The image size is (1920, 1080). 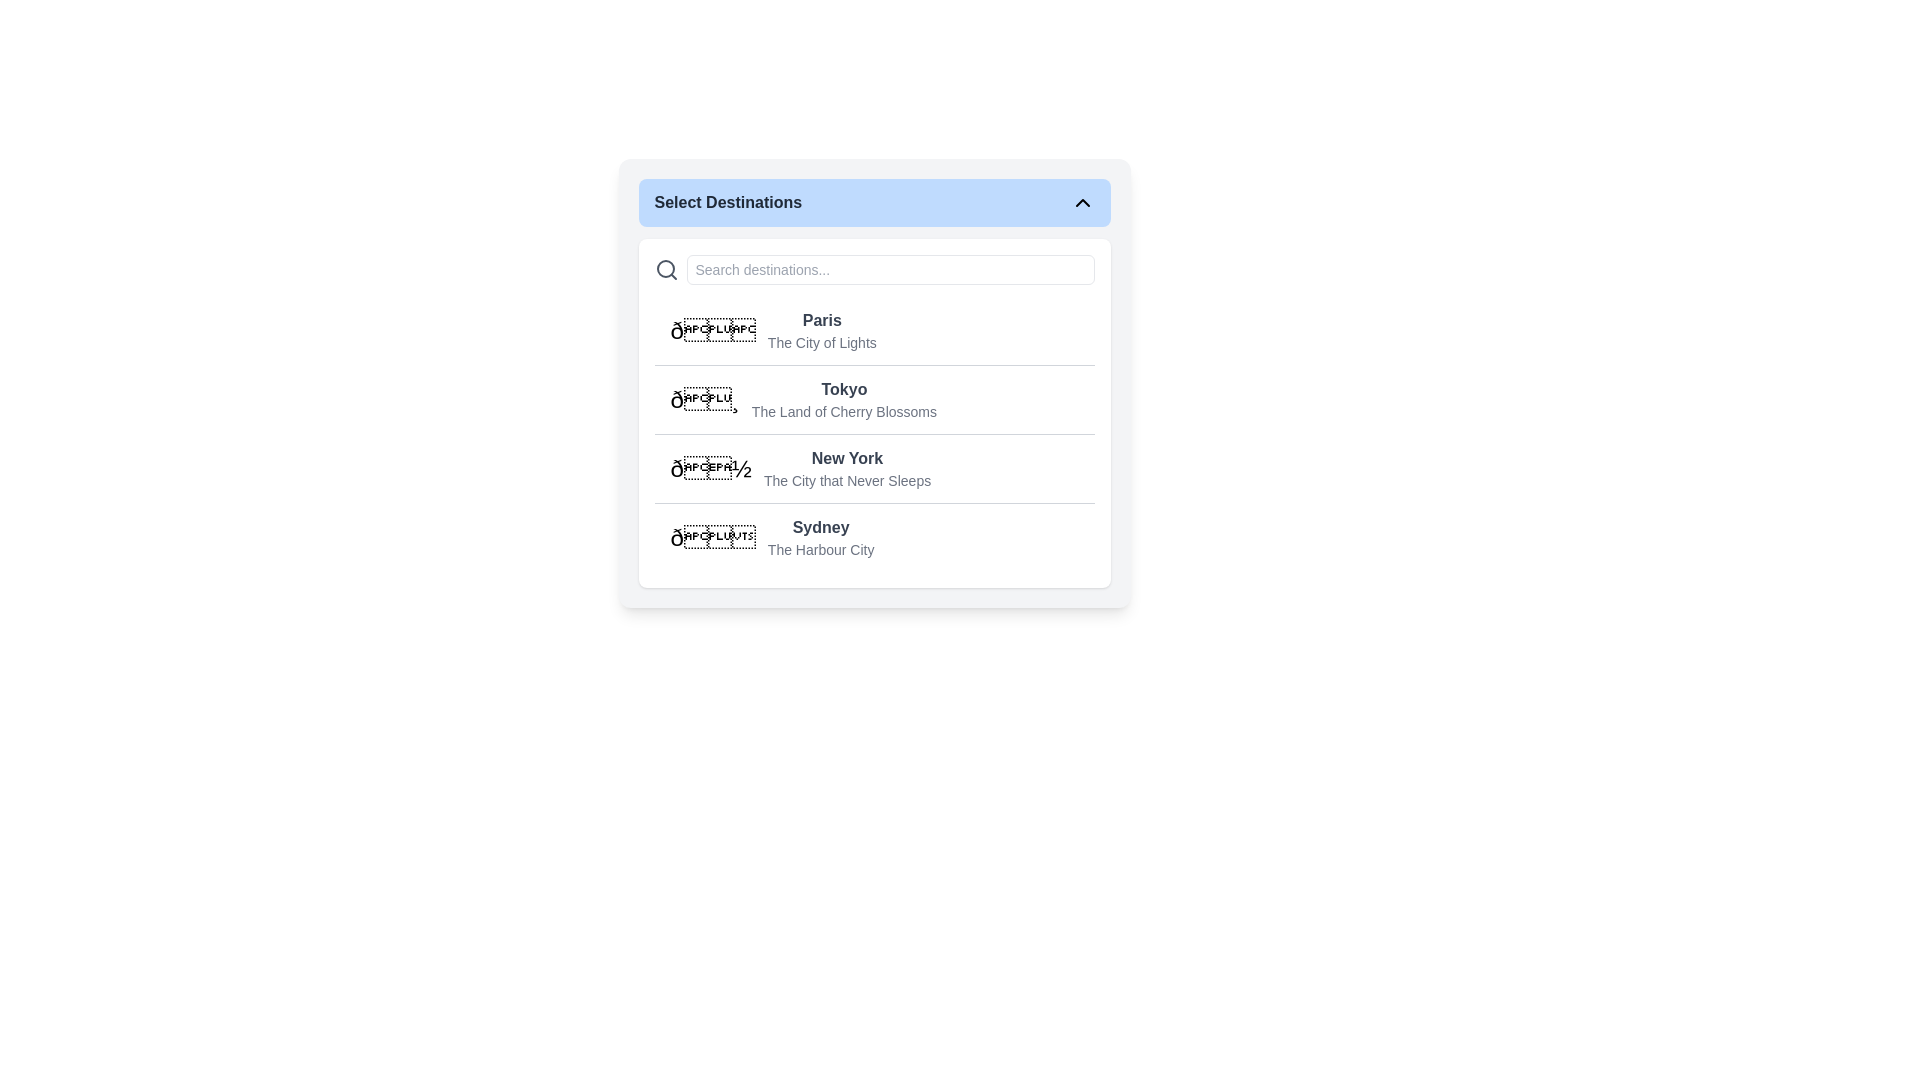 I want to click on the list item containing the bold text 'Tokyo' with the subtitle 'The Land of Cherry Blossoms' and a cherry blossom icon, so click(x=803, y=400).